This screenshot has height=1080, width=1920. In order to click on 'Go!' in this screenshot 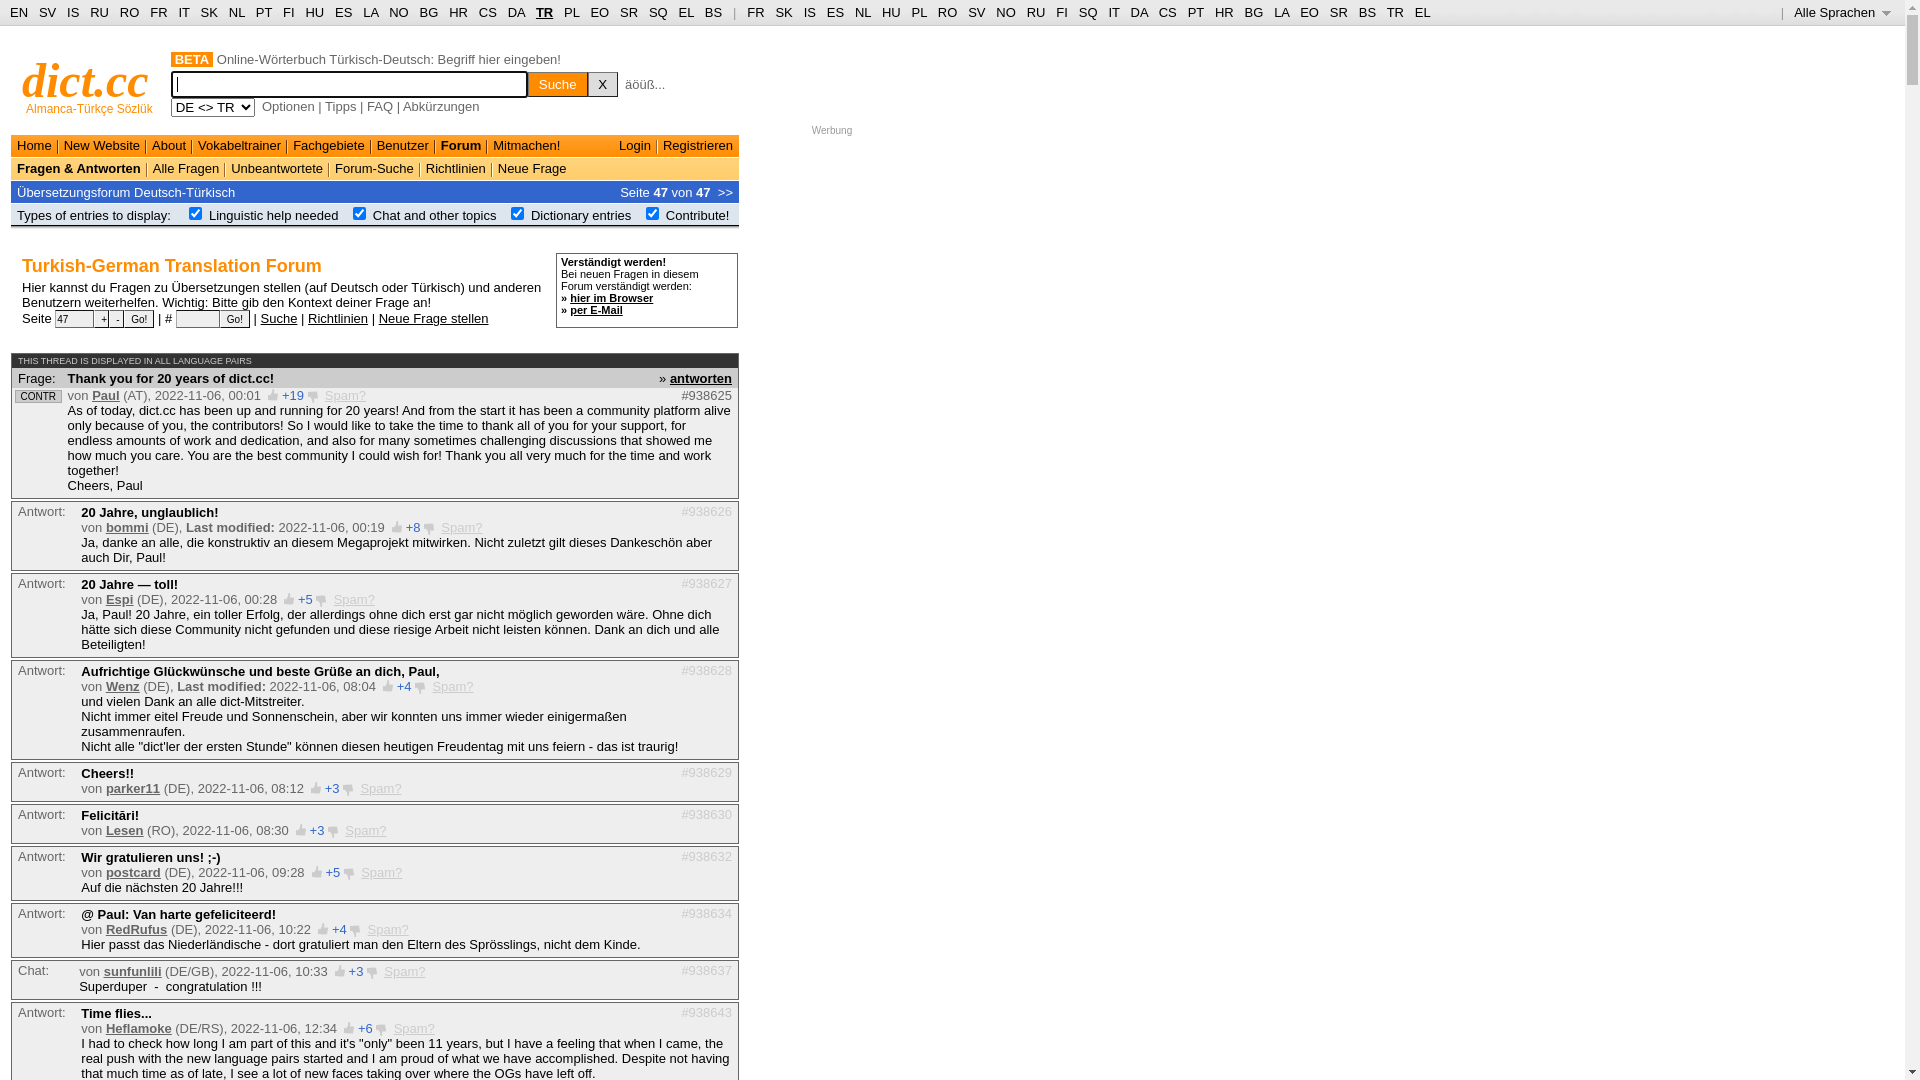, I will do `click(138, 318)`.